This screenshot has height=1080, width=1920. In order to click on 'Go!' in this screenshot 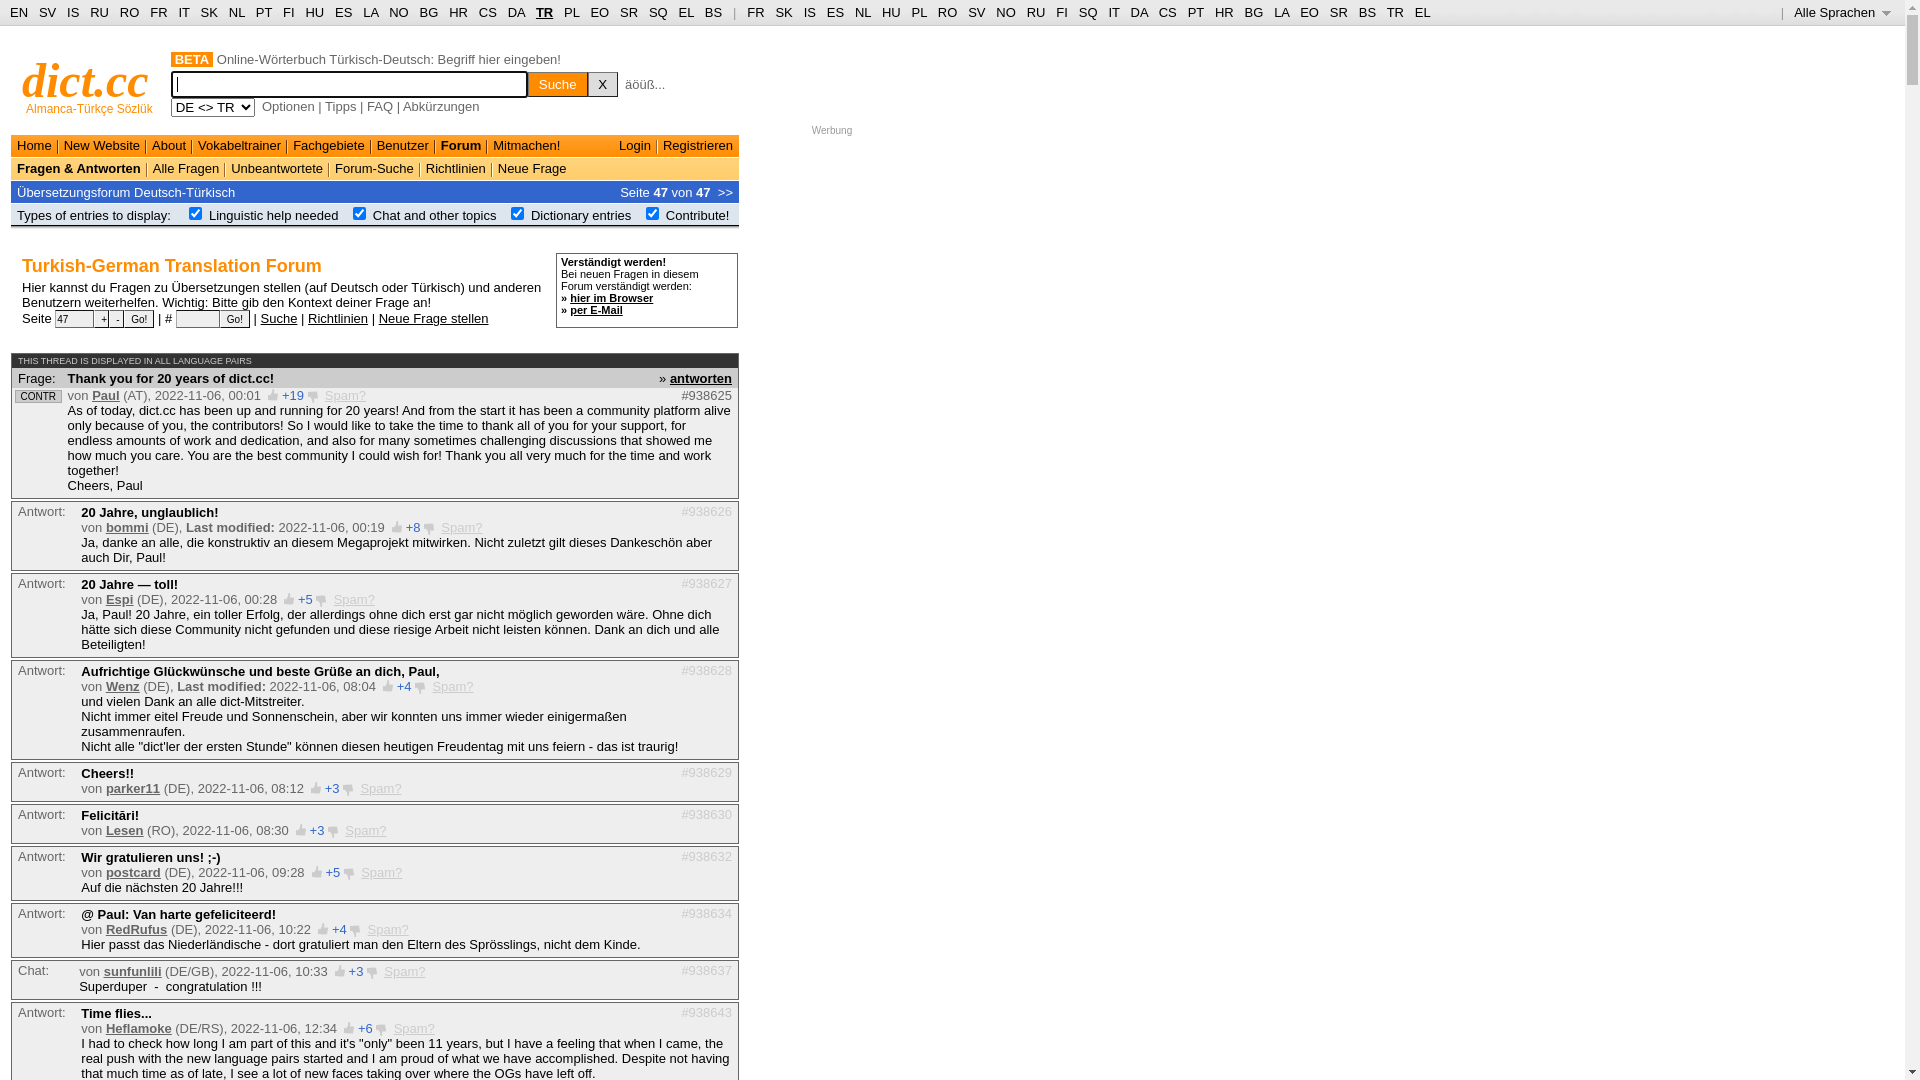, I will do `click(138, 318)`.